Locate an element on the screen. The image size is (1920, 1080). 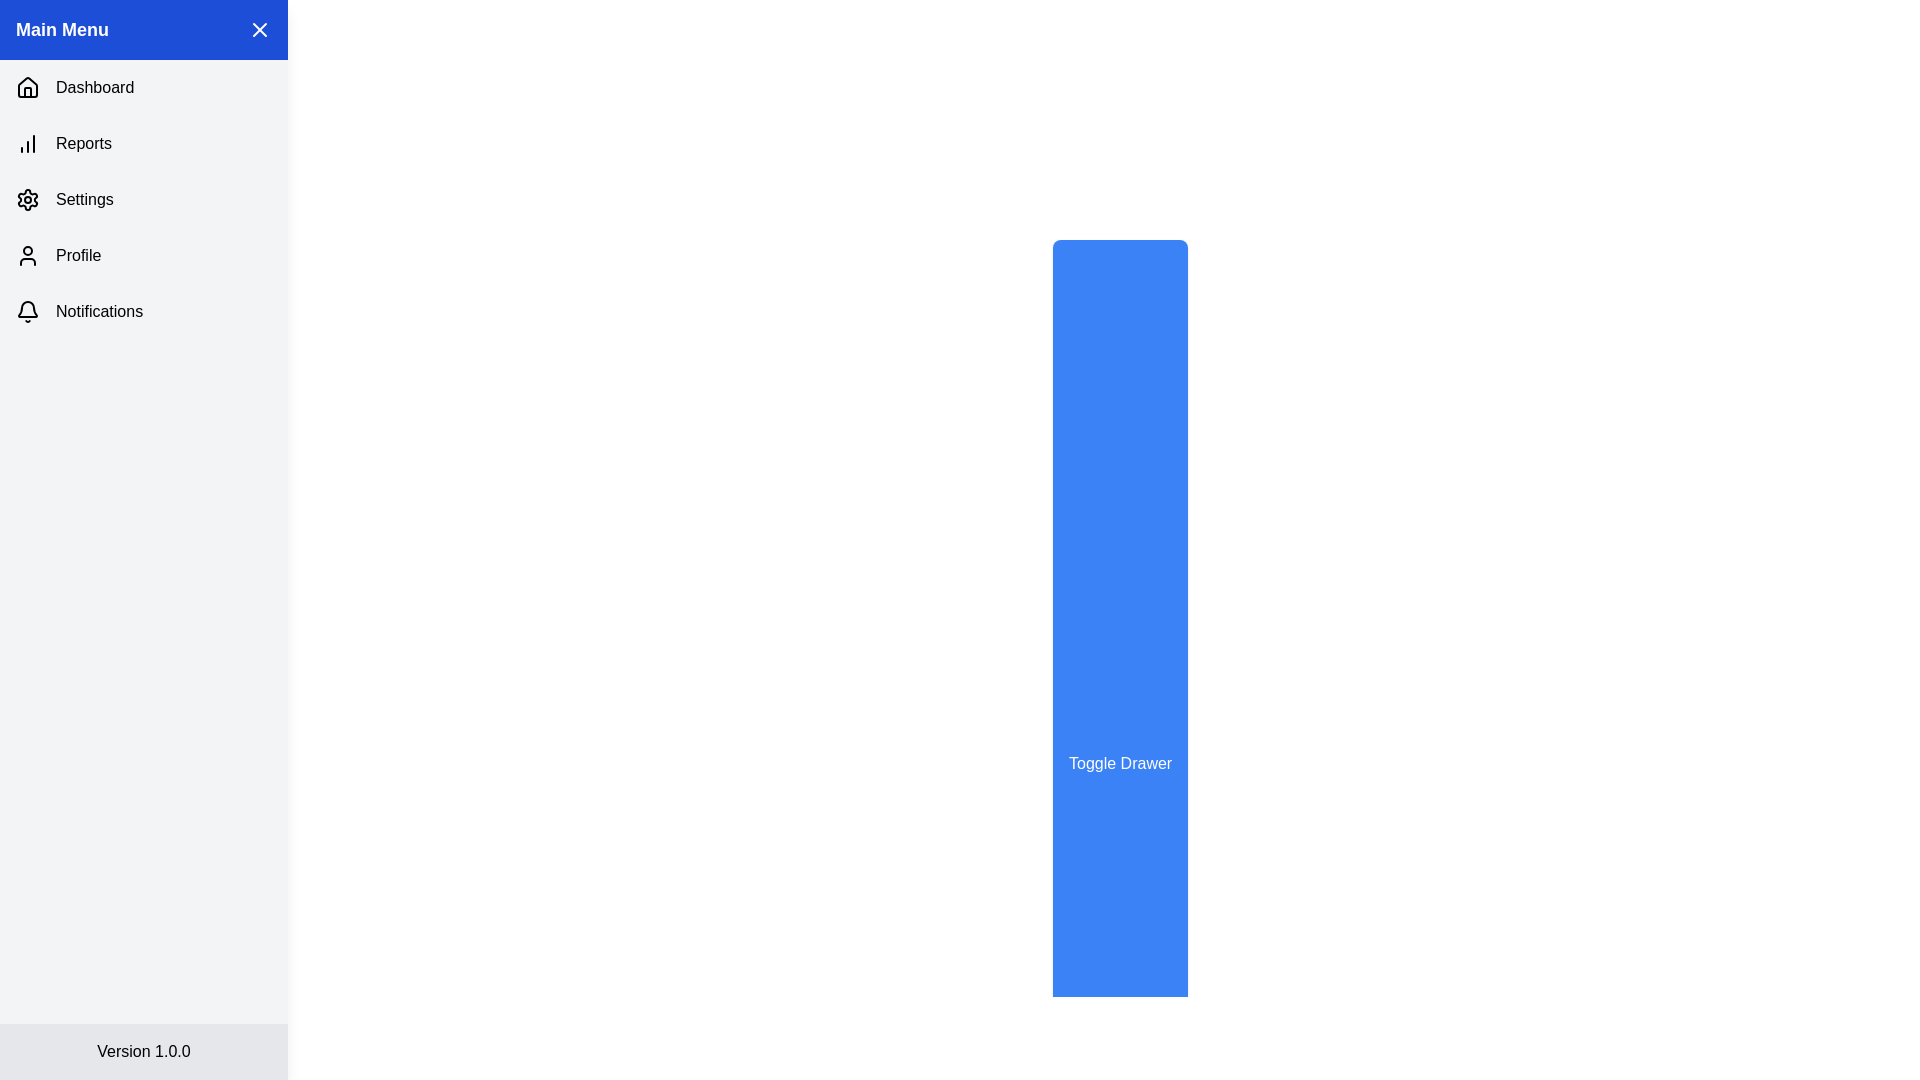
the 'Profile' icon located to the left of the 'Profile' text in the navigation menu is located at coordinates (28, 254).